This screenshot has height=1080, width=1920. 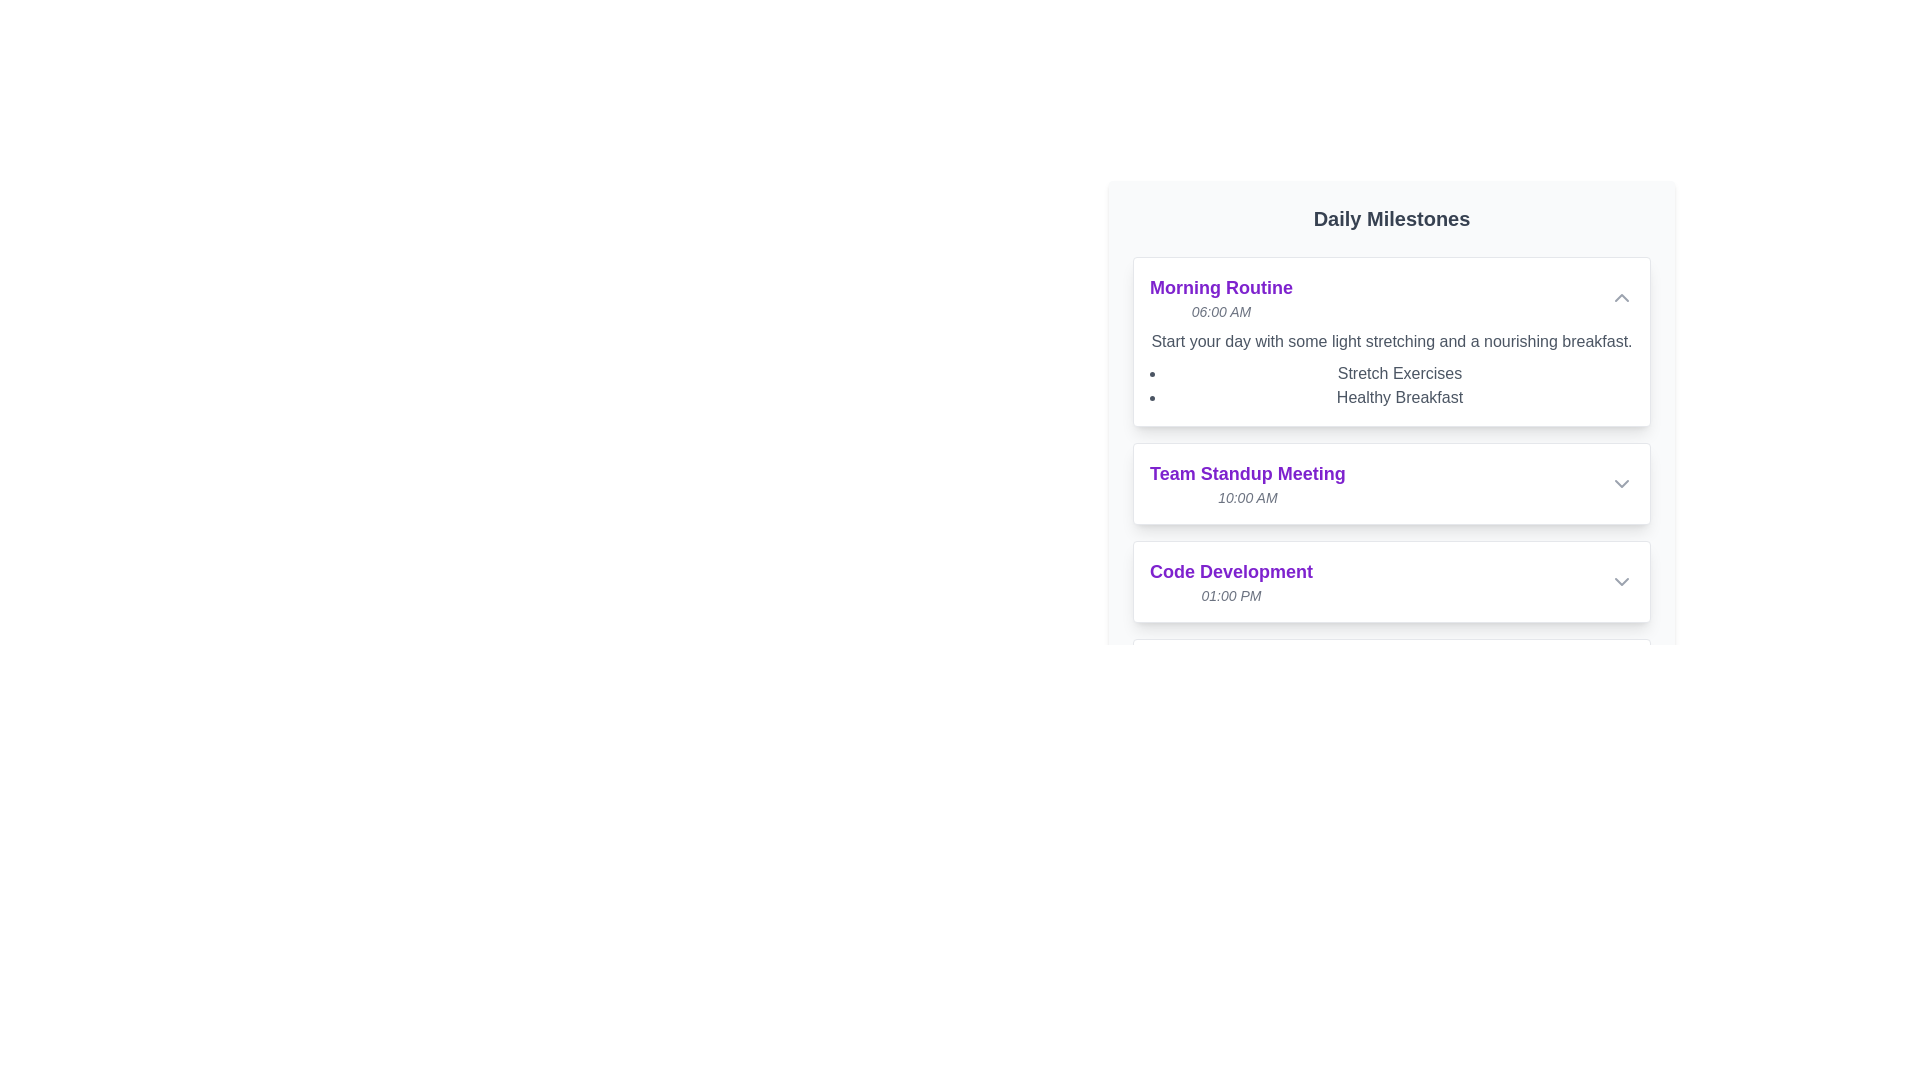 I want to click on the bold text label reading 'Morning Routine' at the top of the milestone card titled 'Morning Routine06:00 AM', so click(x=1220, y=288).